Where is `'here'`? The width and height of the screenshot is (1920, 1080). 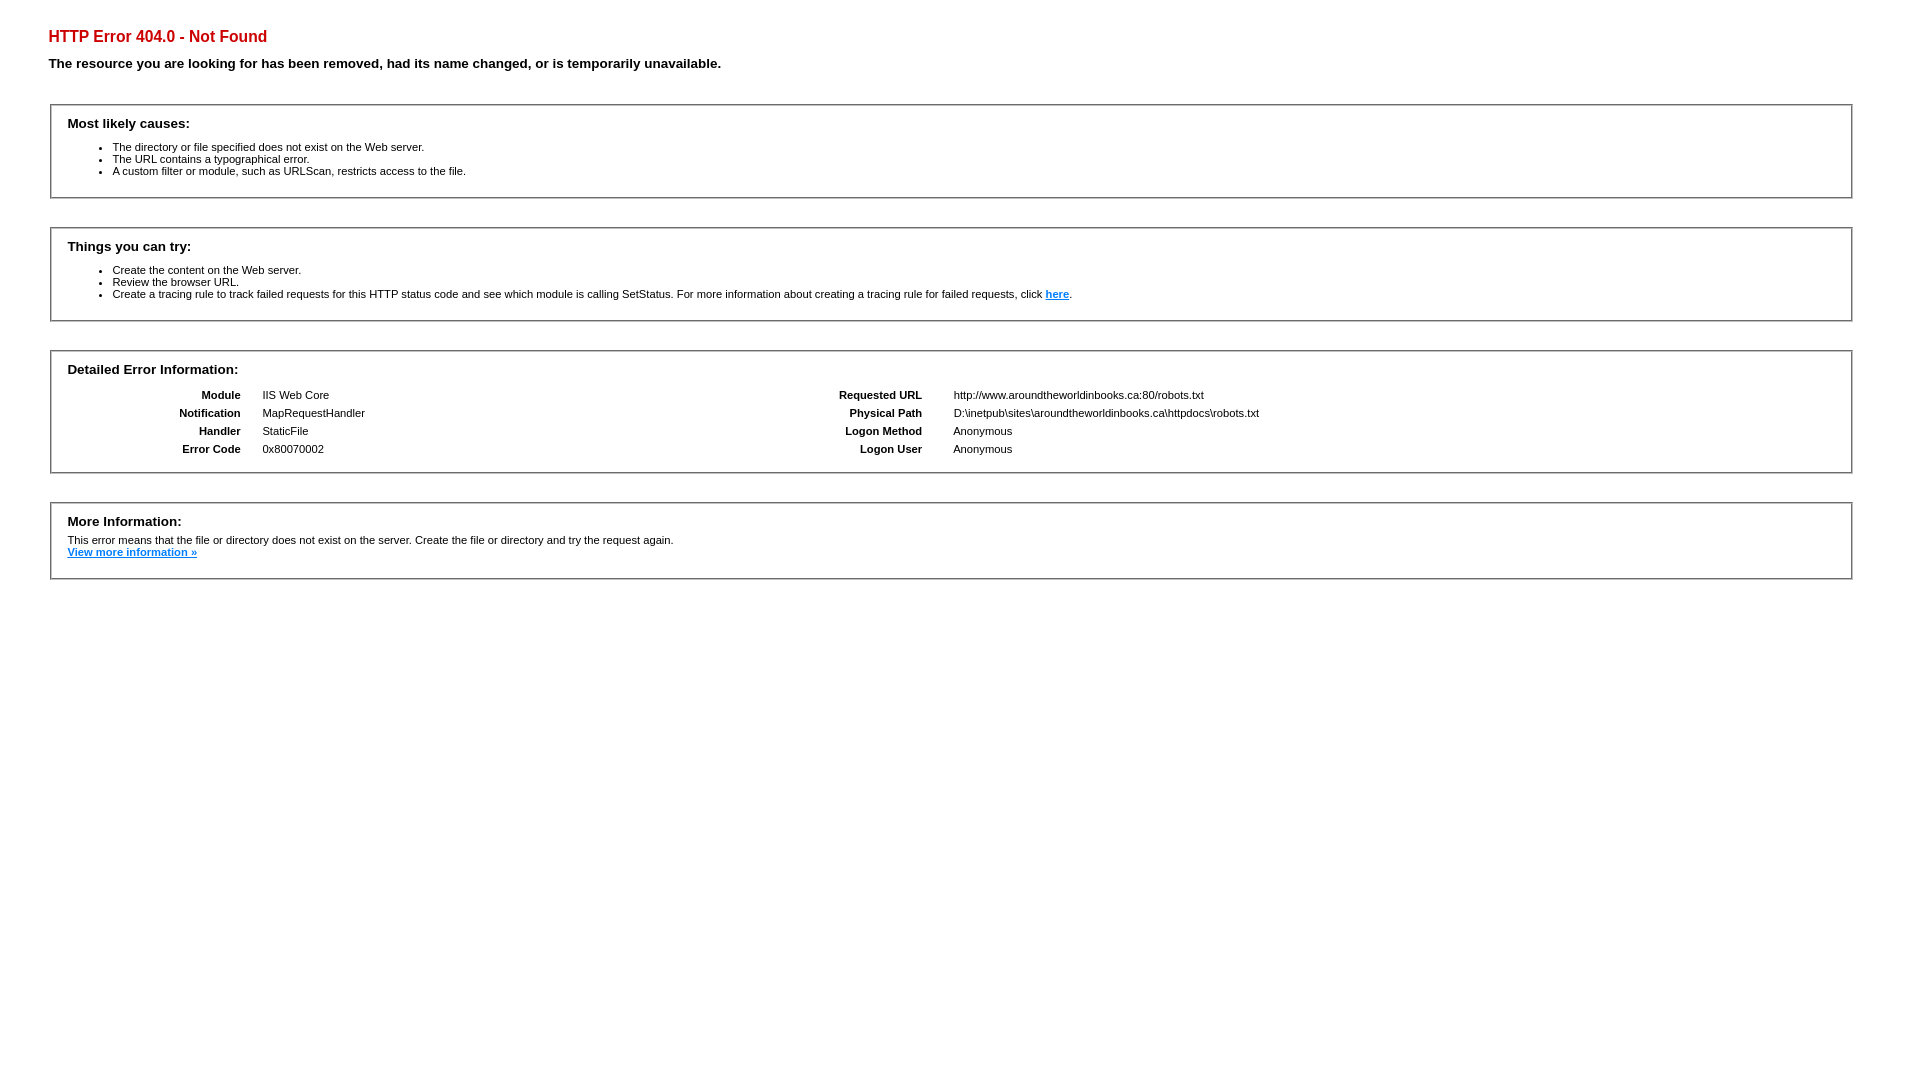 'here' is located at coordinates (1056, 293).